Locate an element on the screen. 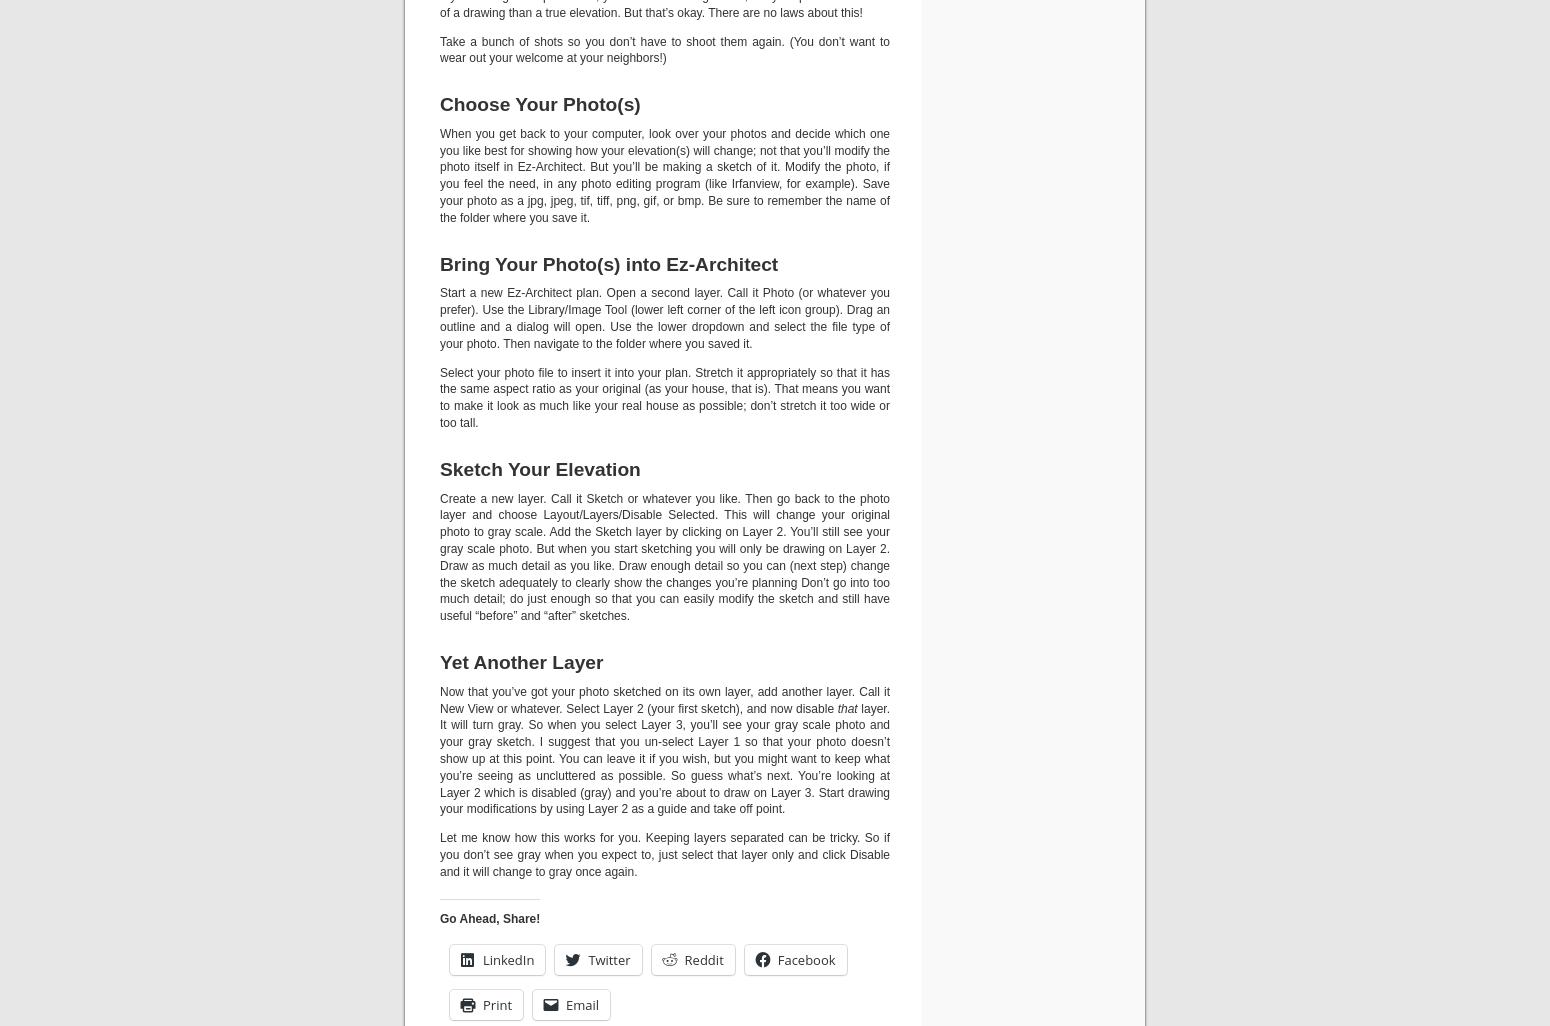 The width and height of the screenshot is (1550, 1026). 'When you get back to your computer, look over your photos and decide which one you like best for showing how your elevation(s) will change; not that you’ll modify the photo itself in Ez-Architect. But you’ll be making a sketch of it. Modify the photo, if you feel the need, in any photo editing program (like Irfanview, for example). Save your photo as a jpg, jpeg, tif, tiff, png, gif, or bmp. Be sure to remember the name of the folder where you save it.' is located at coordinates (440, 174).